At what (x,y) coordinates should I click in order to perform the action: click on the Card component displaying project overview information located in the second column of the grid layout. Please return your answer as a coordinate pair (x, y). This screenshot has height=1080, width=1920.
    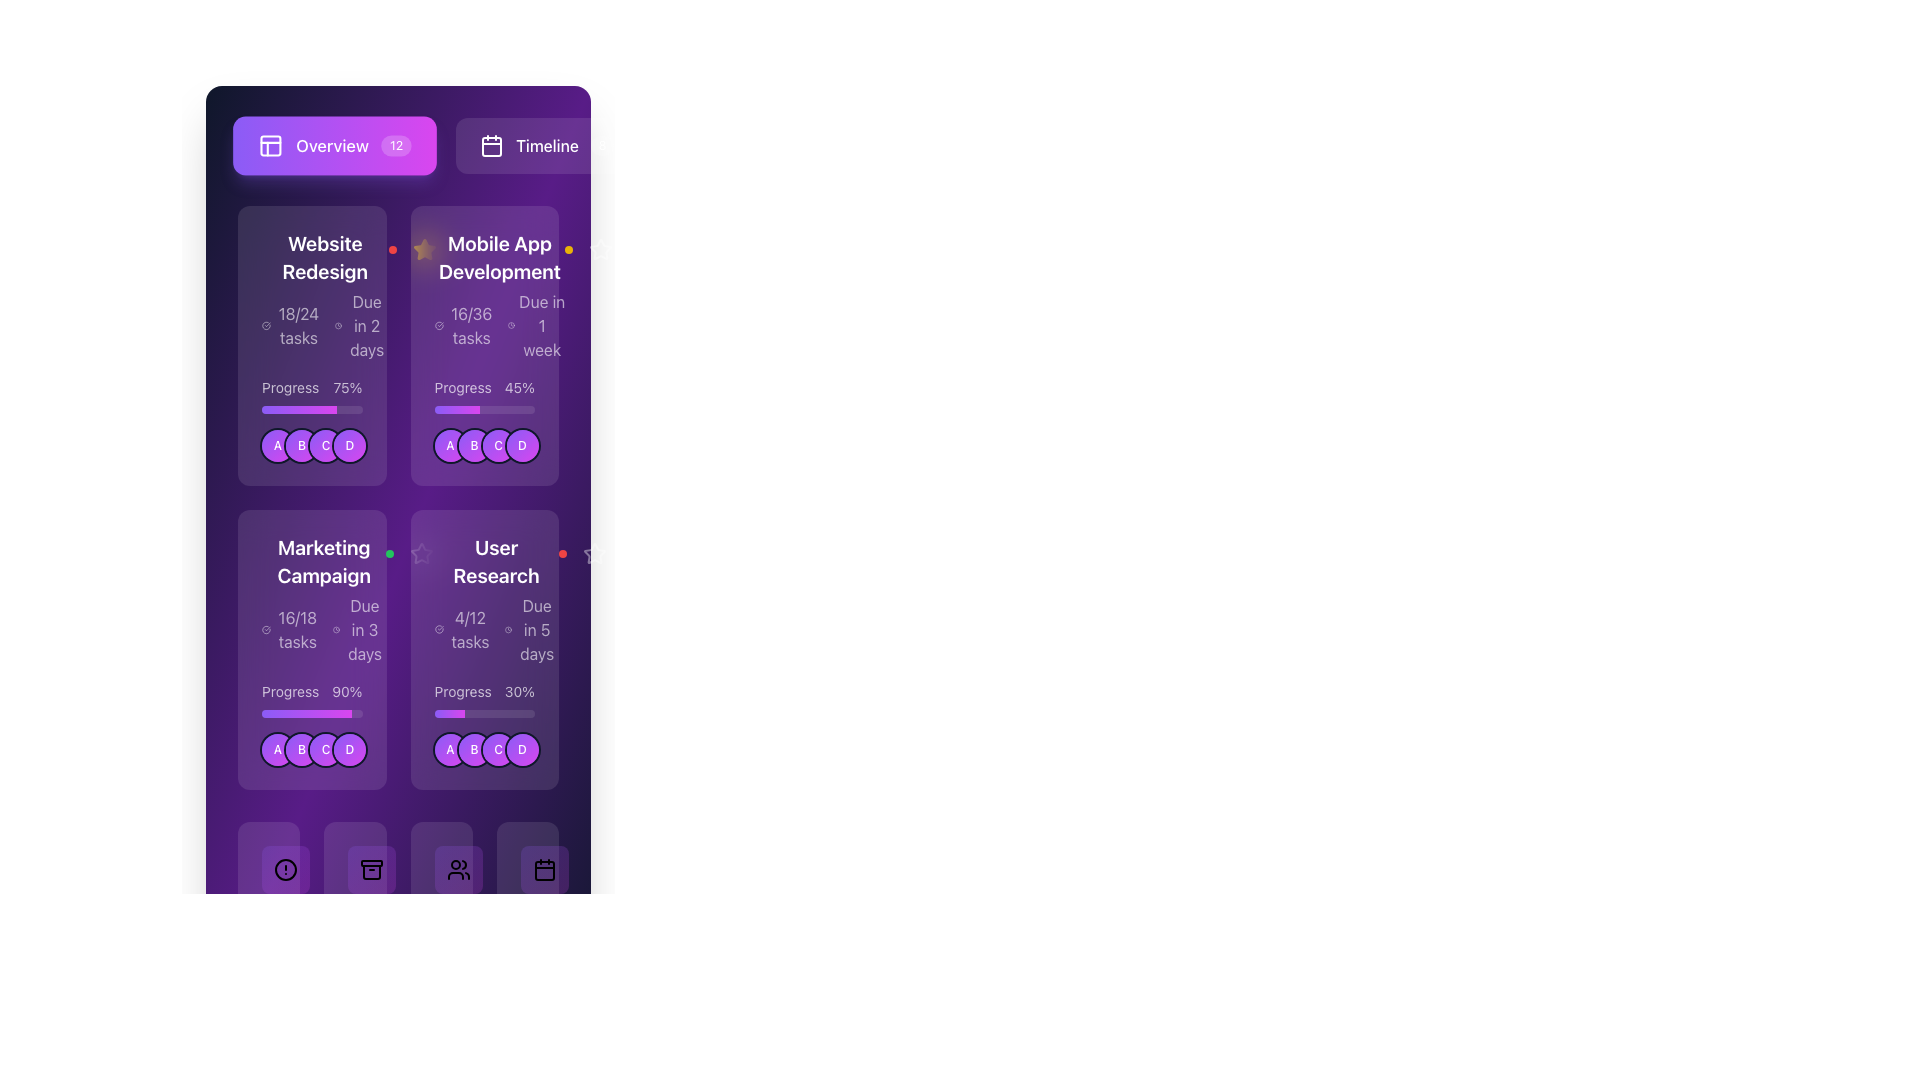
    Looking at the image, I should click on (484, 345).